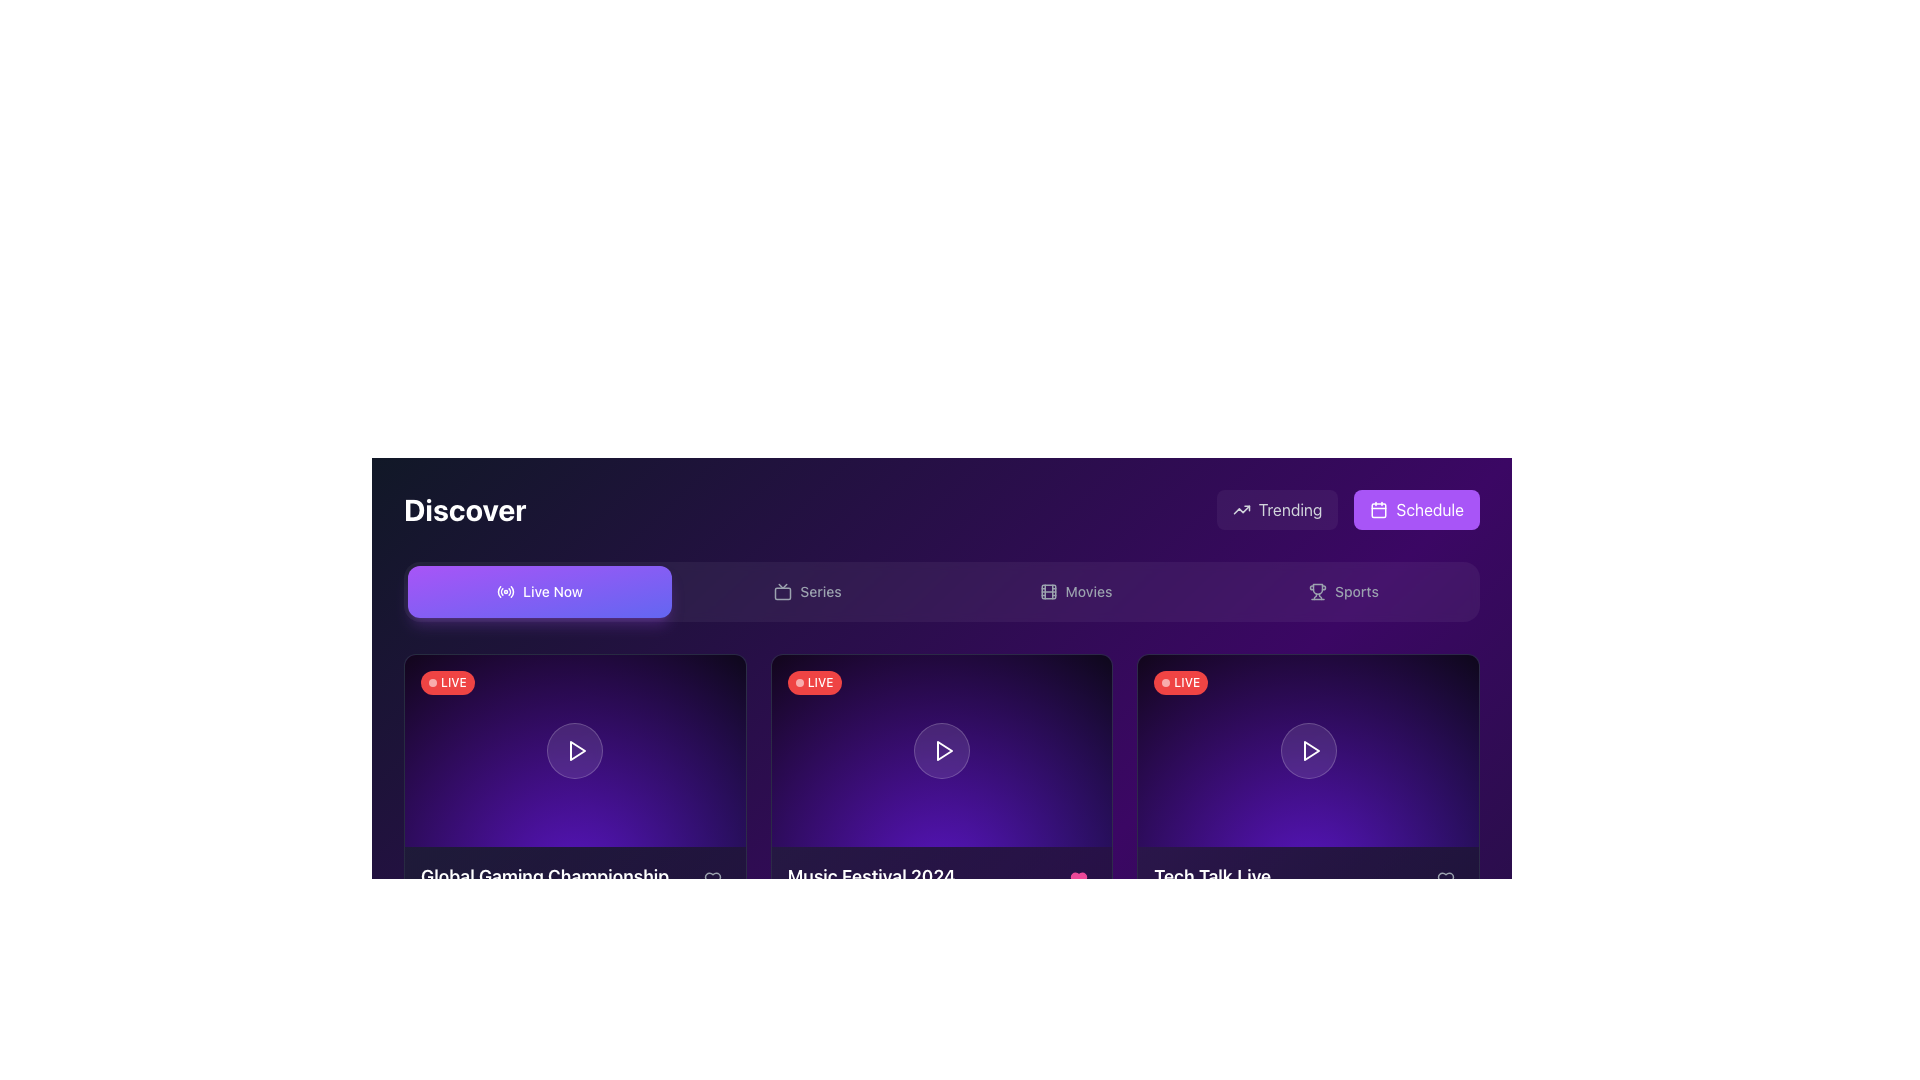  I want to click on the 'Live Now' button, which has an Icon (SVG graphic) indicating live activity positioned to the left of the button text, so click(506, 590).